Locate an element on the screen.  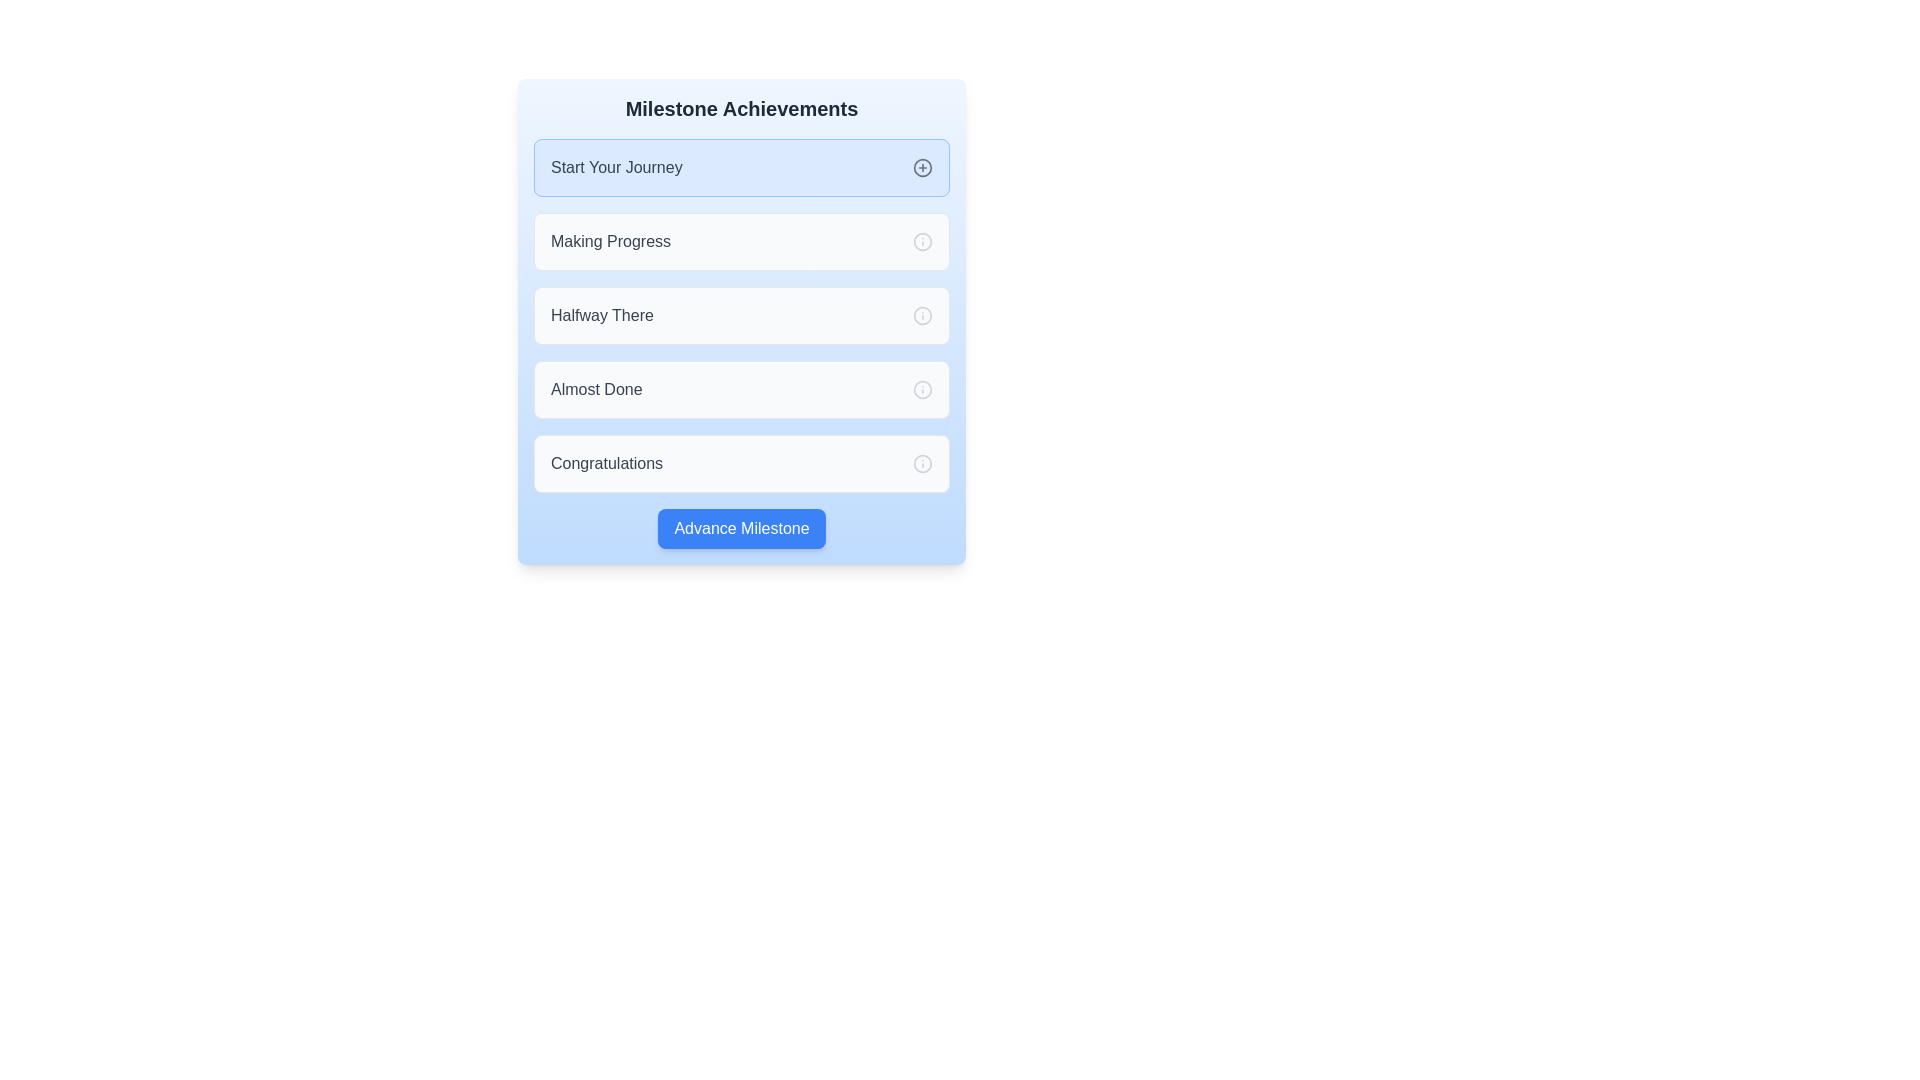
the descriptive text indicating completion or achievement located above the 'Advance Milestone' button in the last card labeled under 'Milestone Achievements' is located at coordinates (606, 463).